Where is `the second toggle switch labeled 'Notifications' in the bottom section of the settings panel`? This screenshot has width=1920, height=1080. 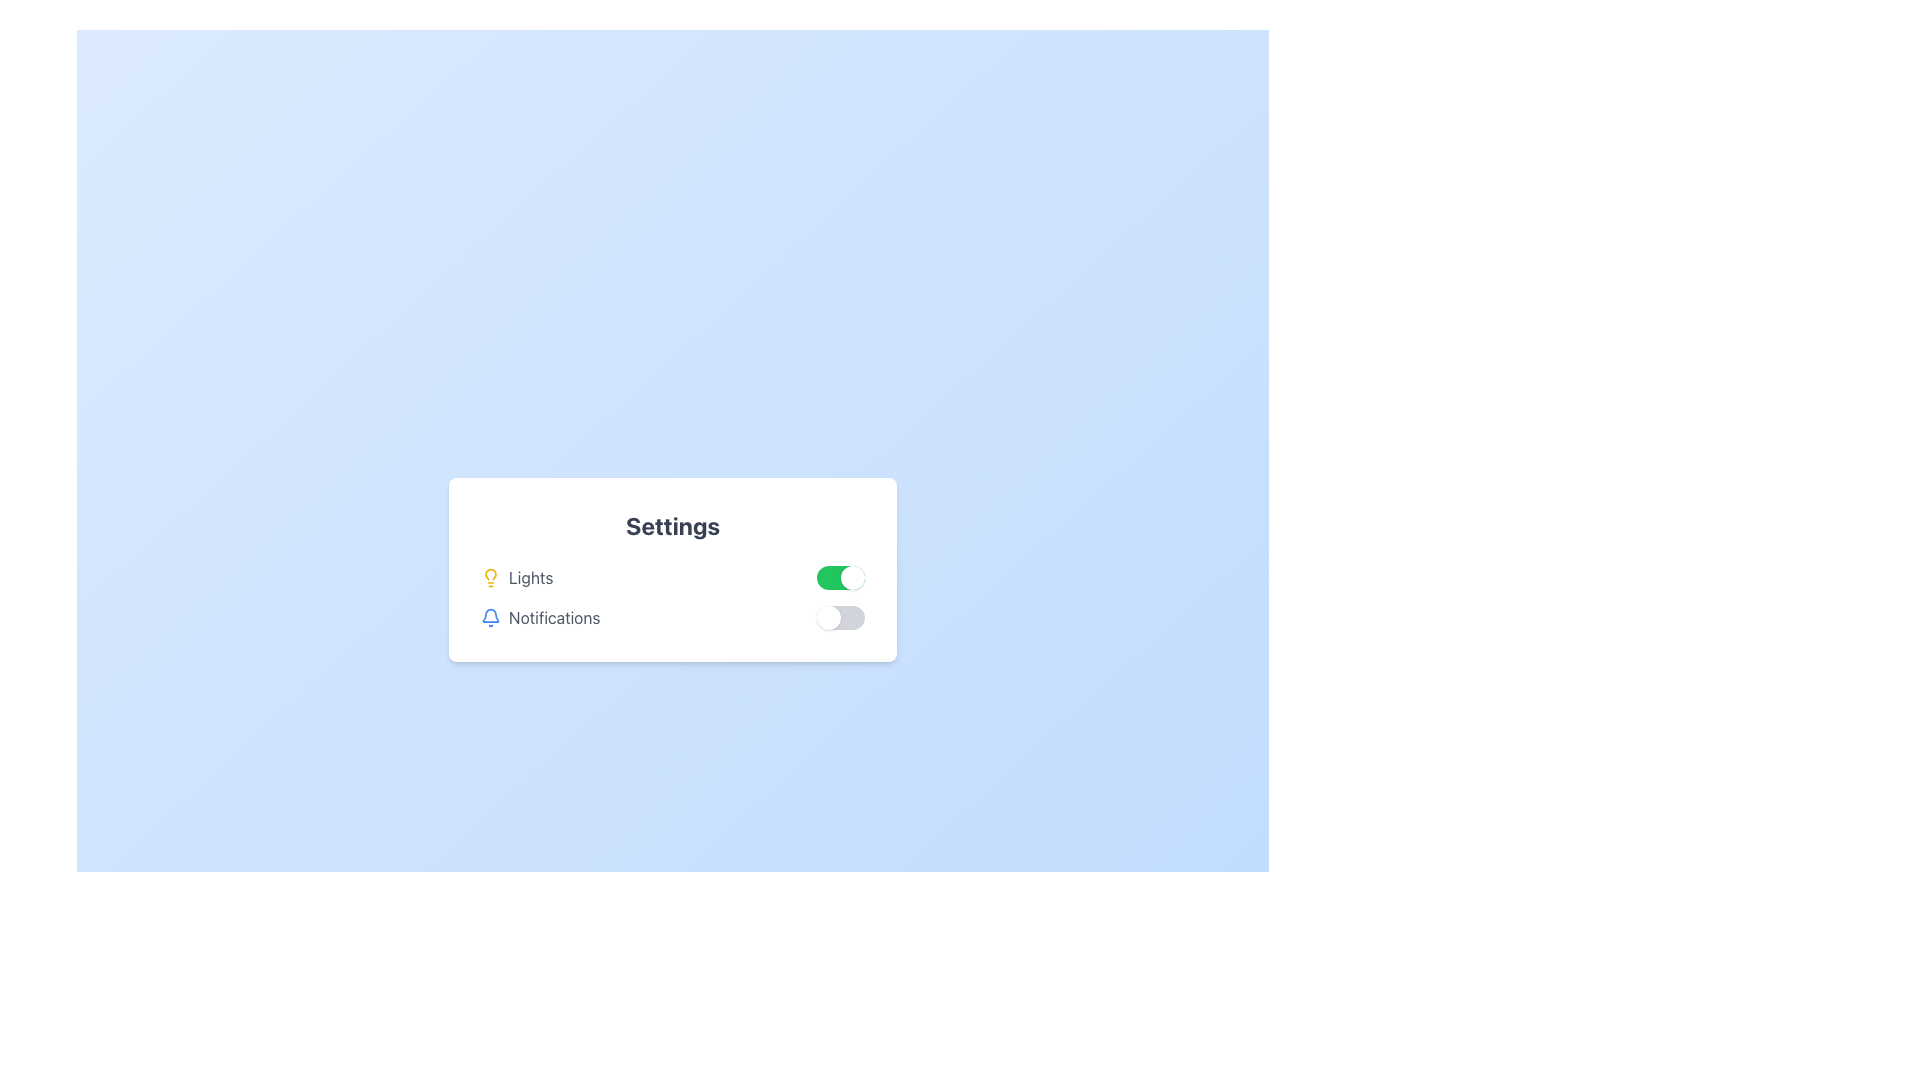
the second toggle switch labeled 'Notifications' in the bottom section of the settings panel is located at coordinates (840, 616).